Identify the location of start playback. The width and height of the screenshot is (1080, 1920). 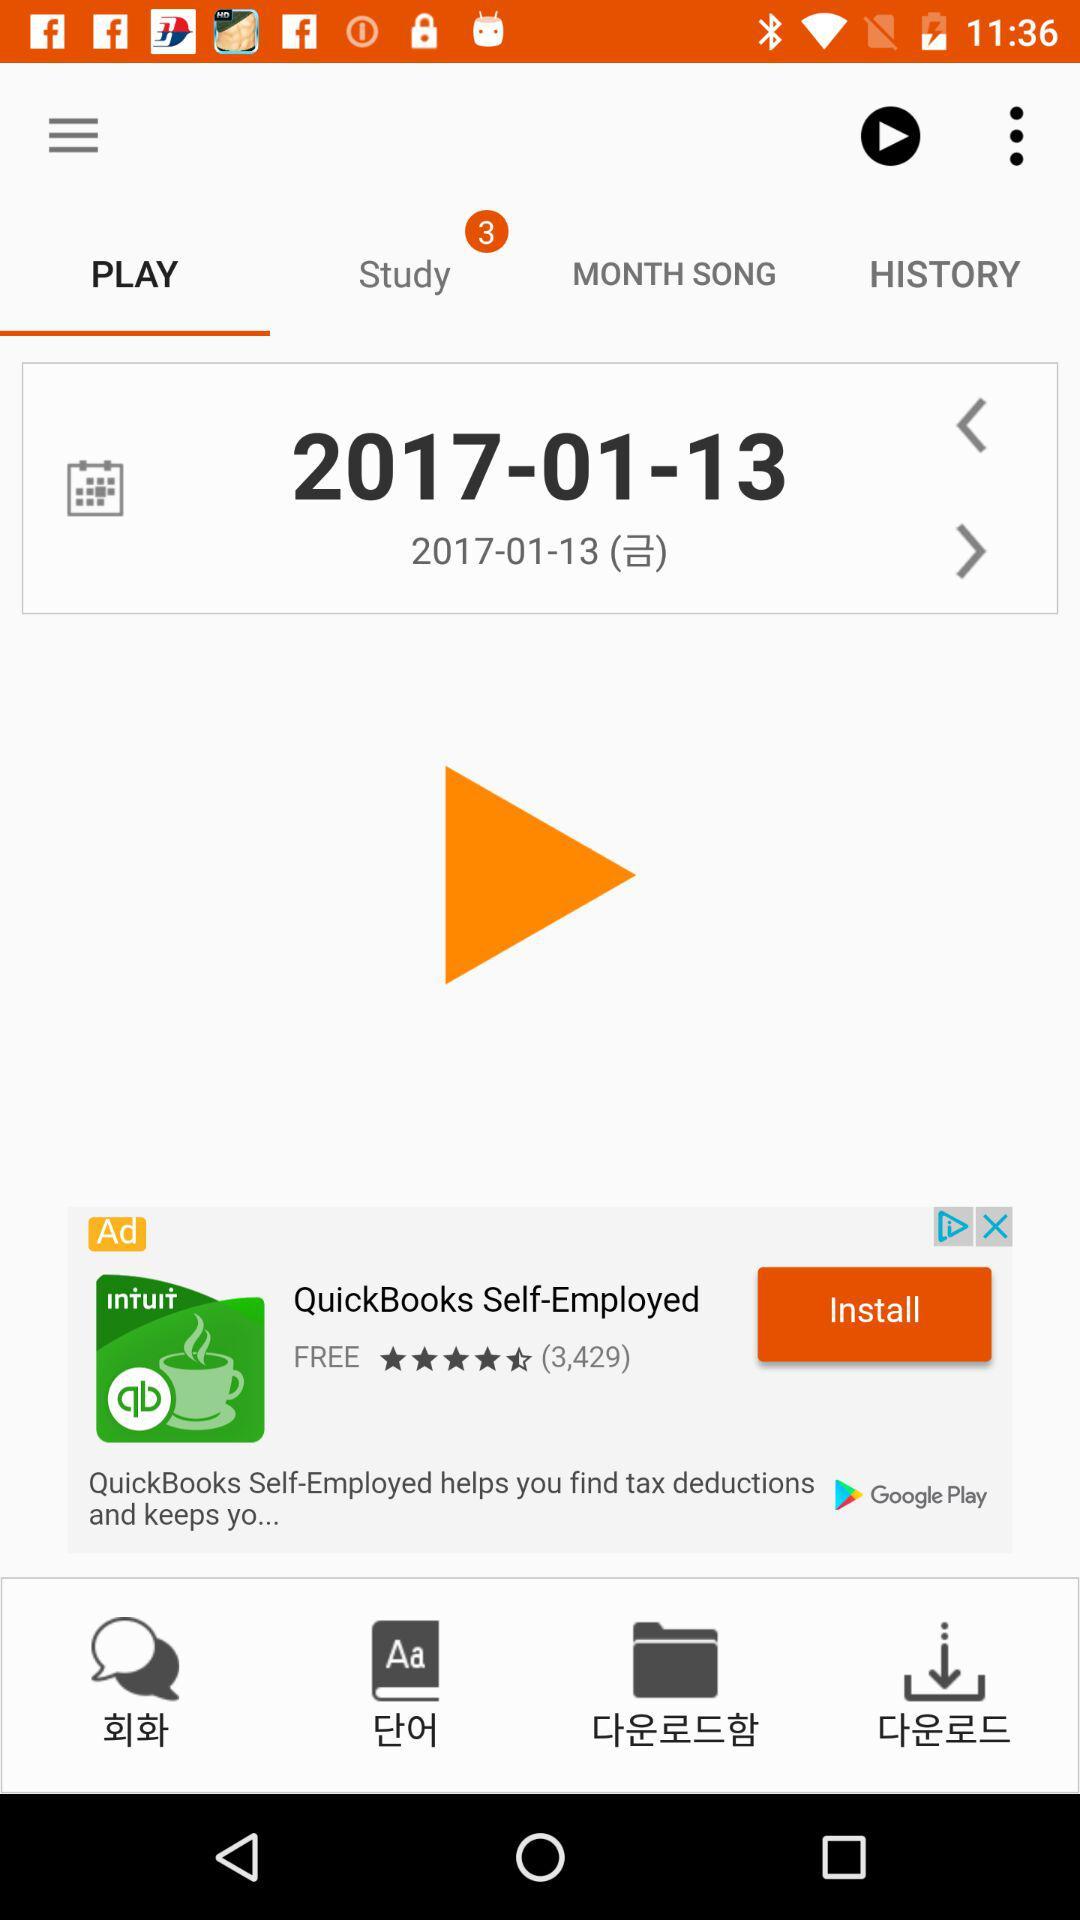
(540, 876).